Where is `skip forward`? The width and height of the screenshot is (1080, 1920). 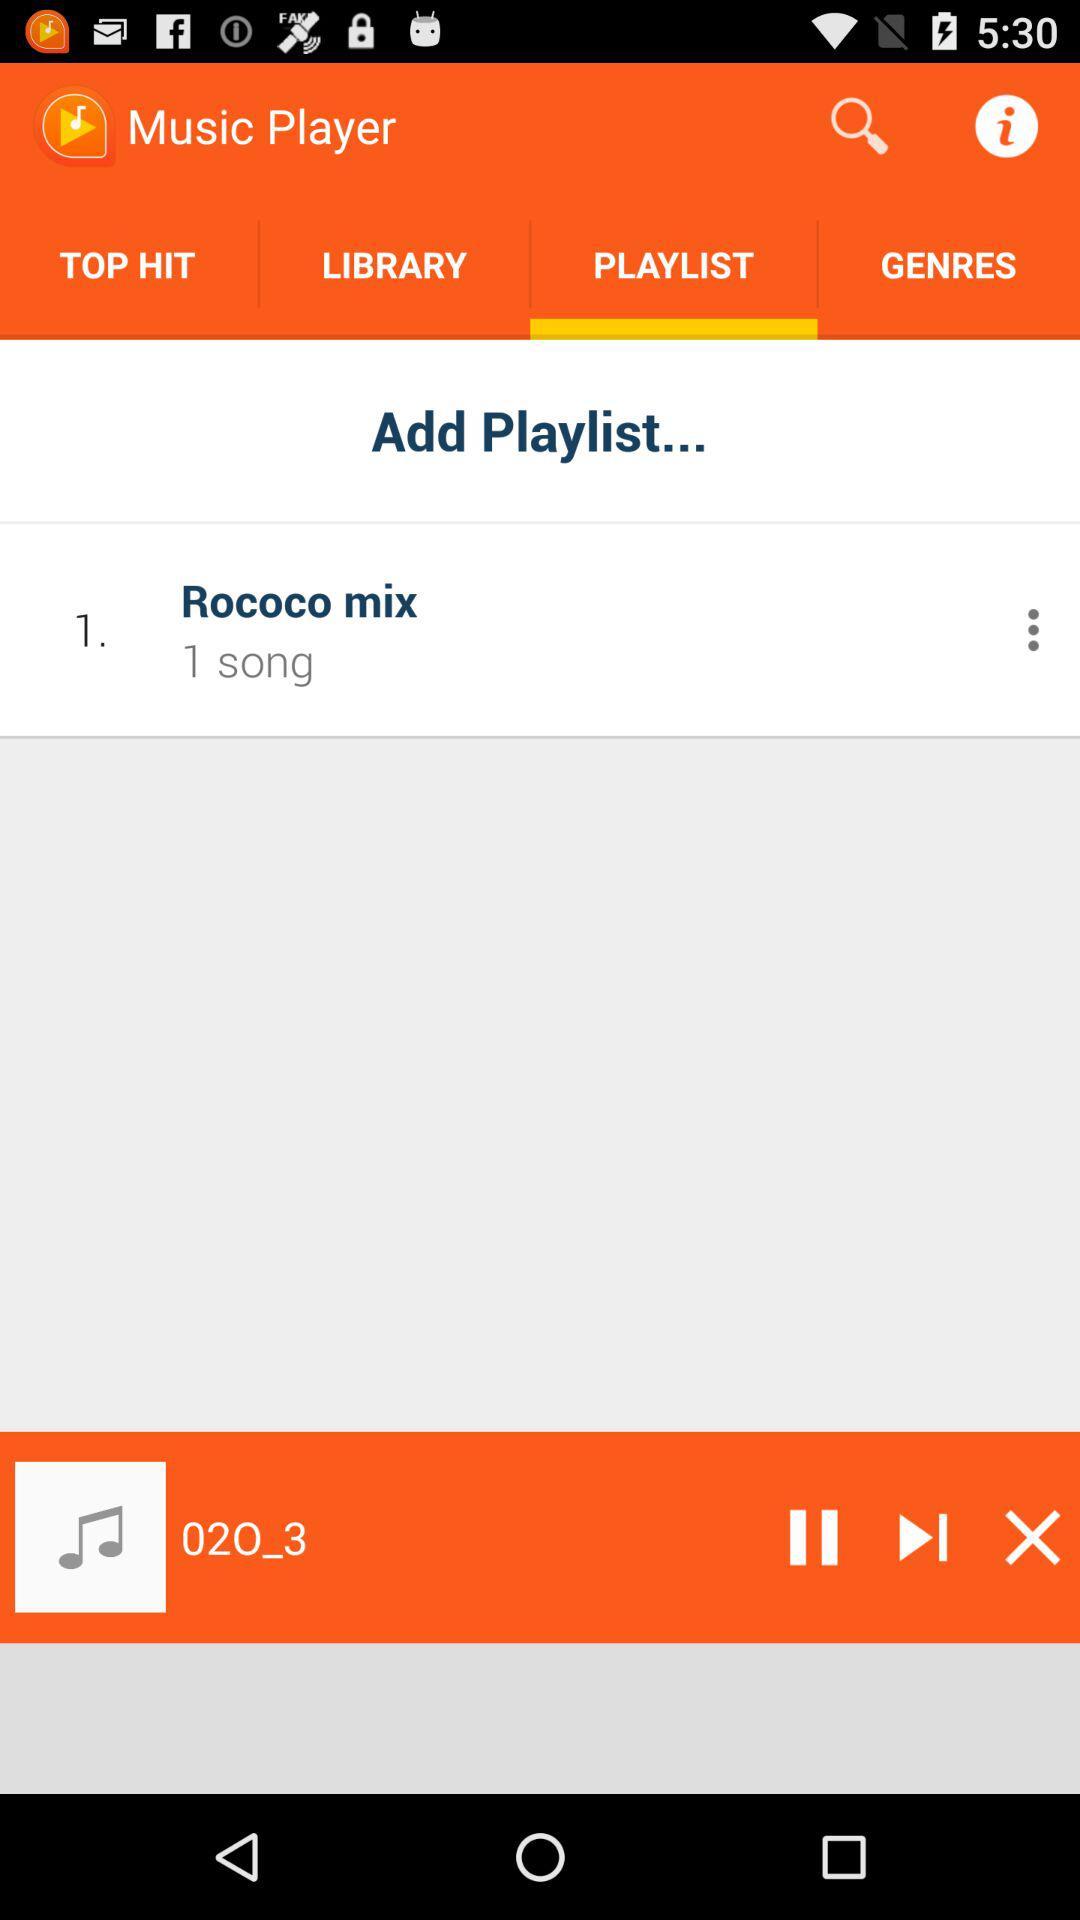 skip forward is located at coordinates (923, 1536).